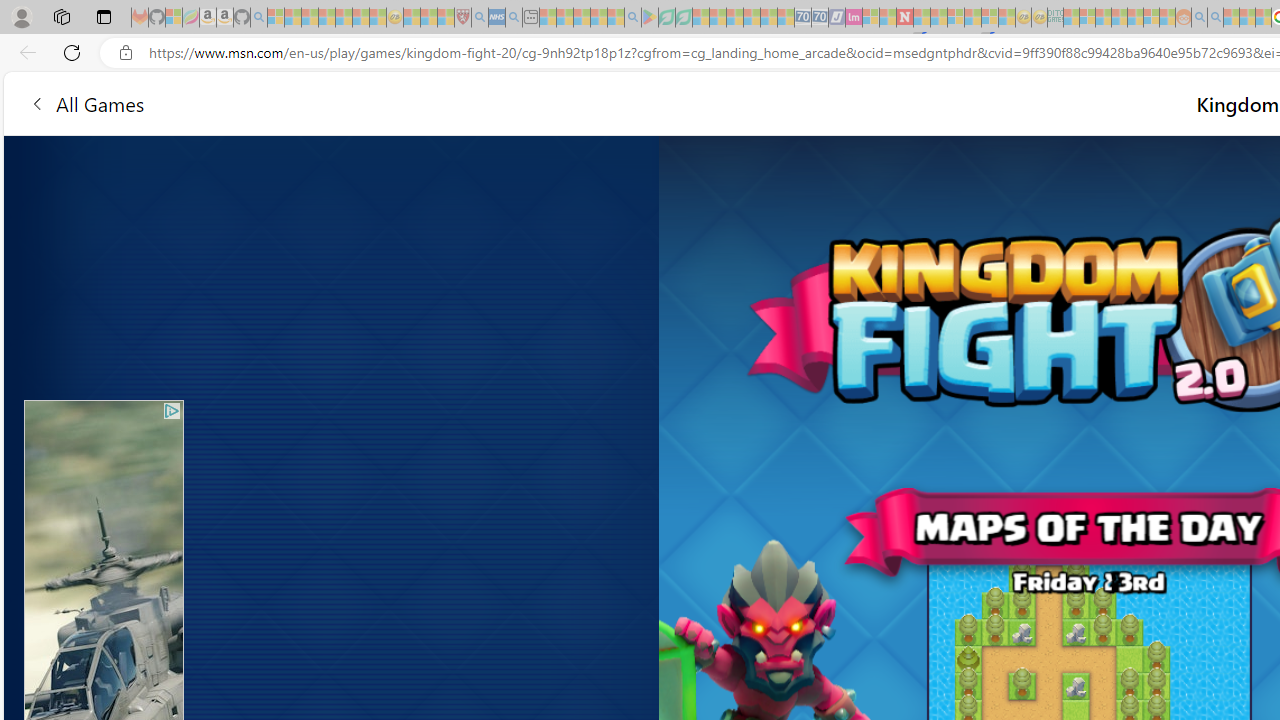 This screenshot has height=720, width=1280. I want to click on 'Latest Politics News & Archive | Newsweek.com - Sleeping', so click(903, 17).